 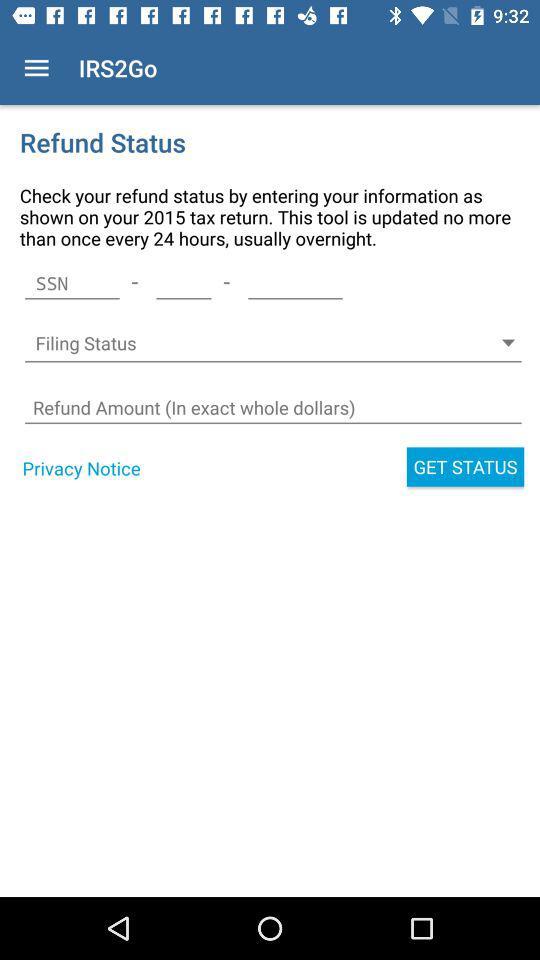 What do you see at coordinates (183, 282) in the screenshot?
I see `the icon above filing status icon` at bounding box center [183, 282].